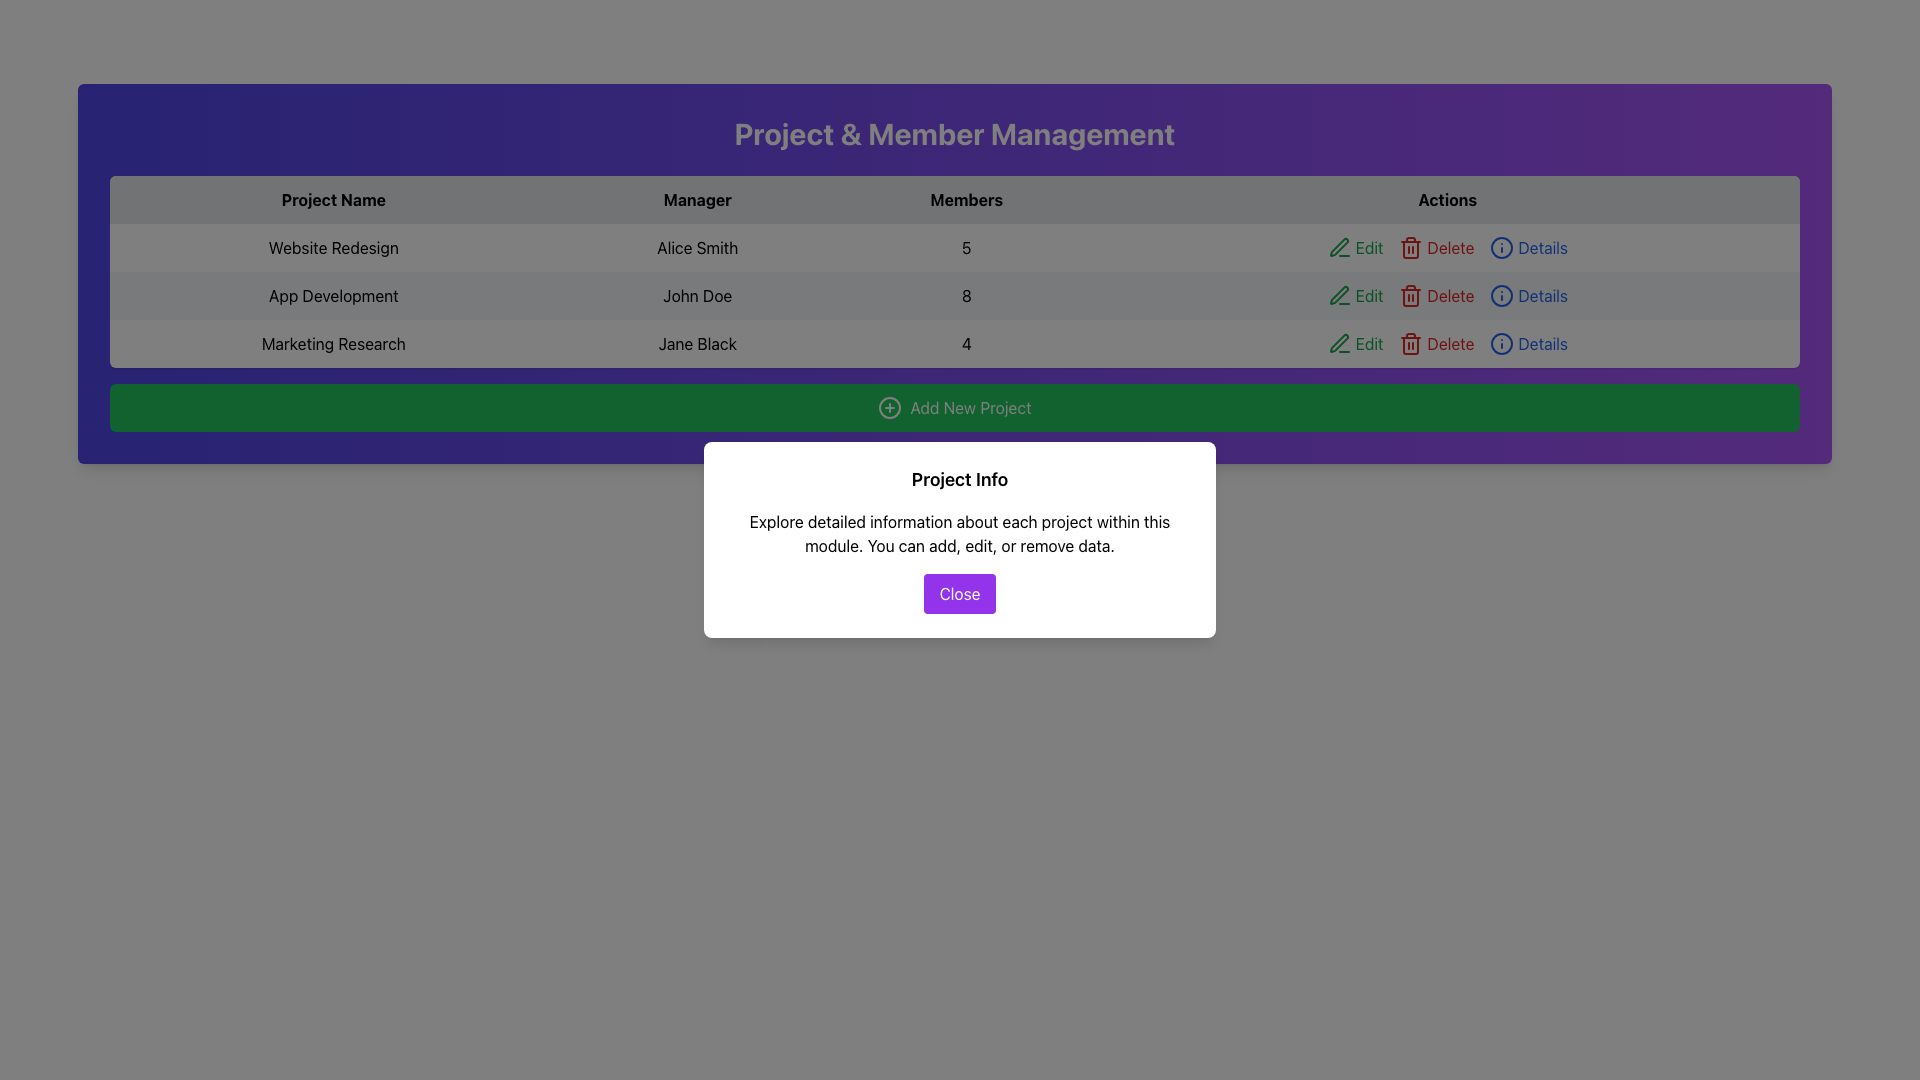 The height and width of the screenshot is (1080, 1920). Describe the element at coordinates (1410, 342) in the screenshot. I see `the trash can icon in the 'Delete' button located in the 'Actions' column of the last row in the table to initiate a delete action` at that location.